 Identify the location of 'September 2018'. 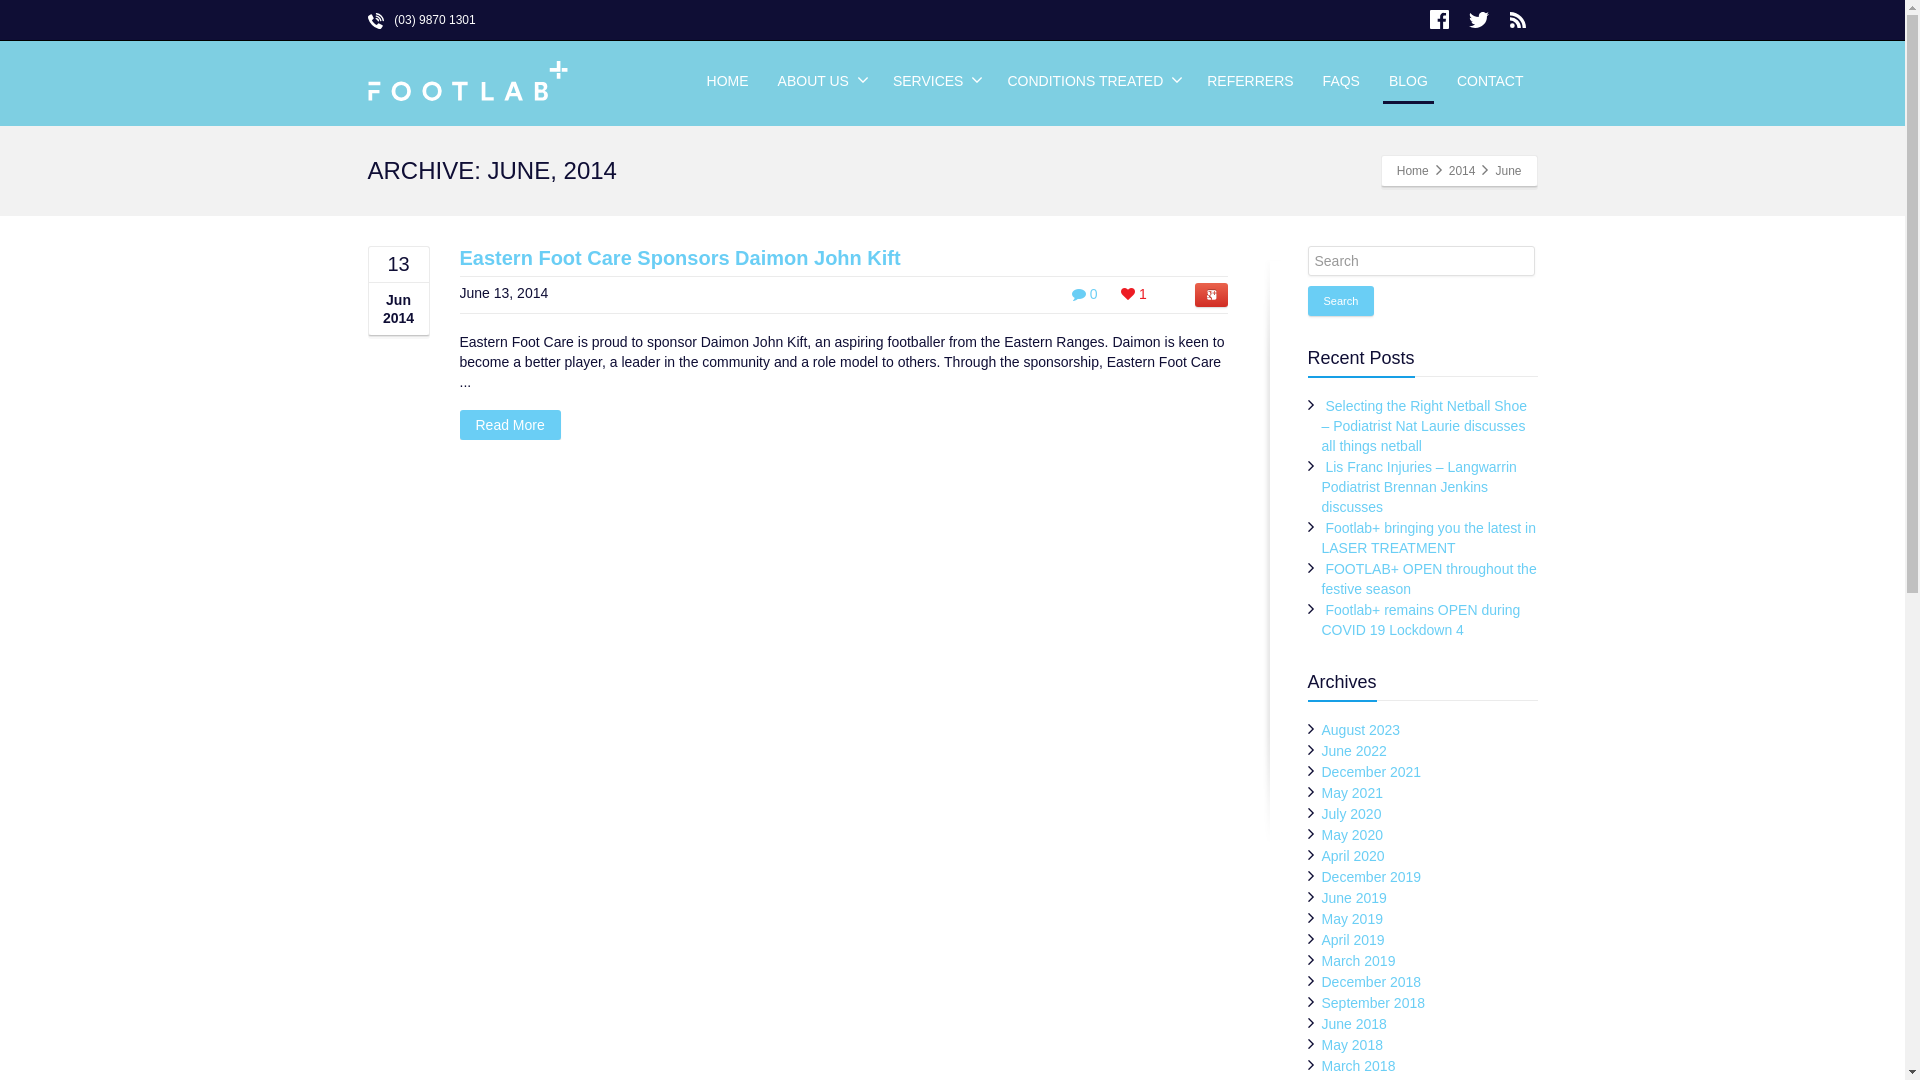
(1372, 1002).